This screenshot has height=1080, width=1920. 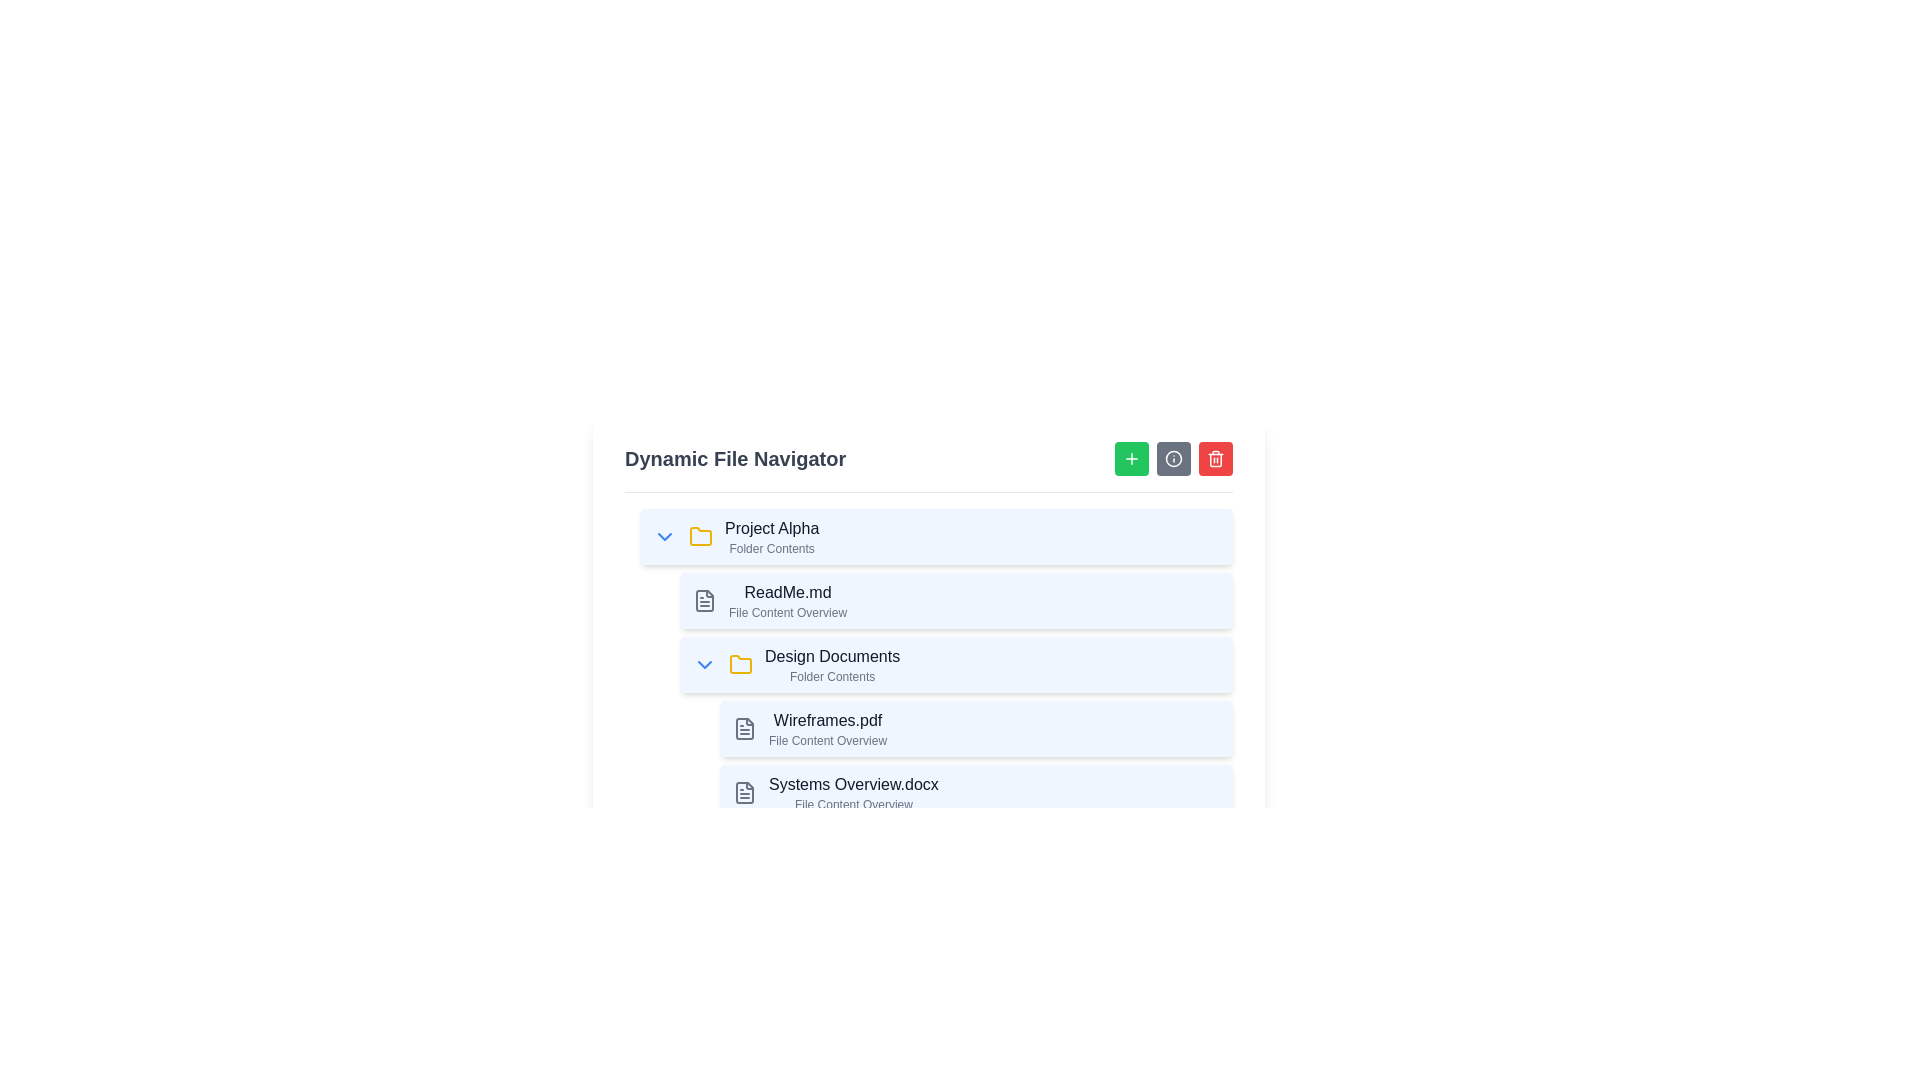 I want to click on the green button with white text and rounded corners located in the top-right corner of the interface to initiate an action, so click(x=1132, y=459).